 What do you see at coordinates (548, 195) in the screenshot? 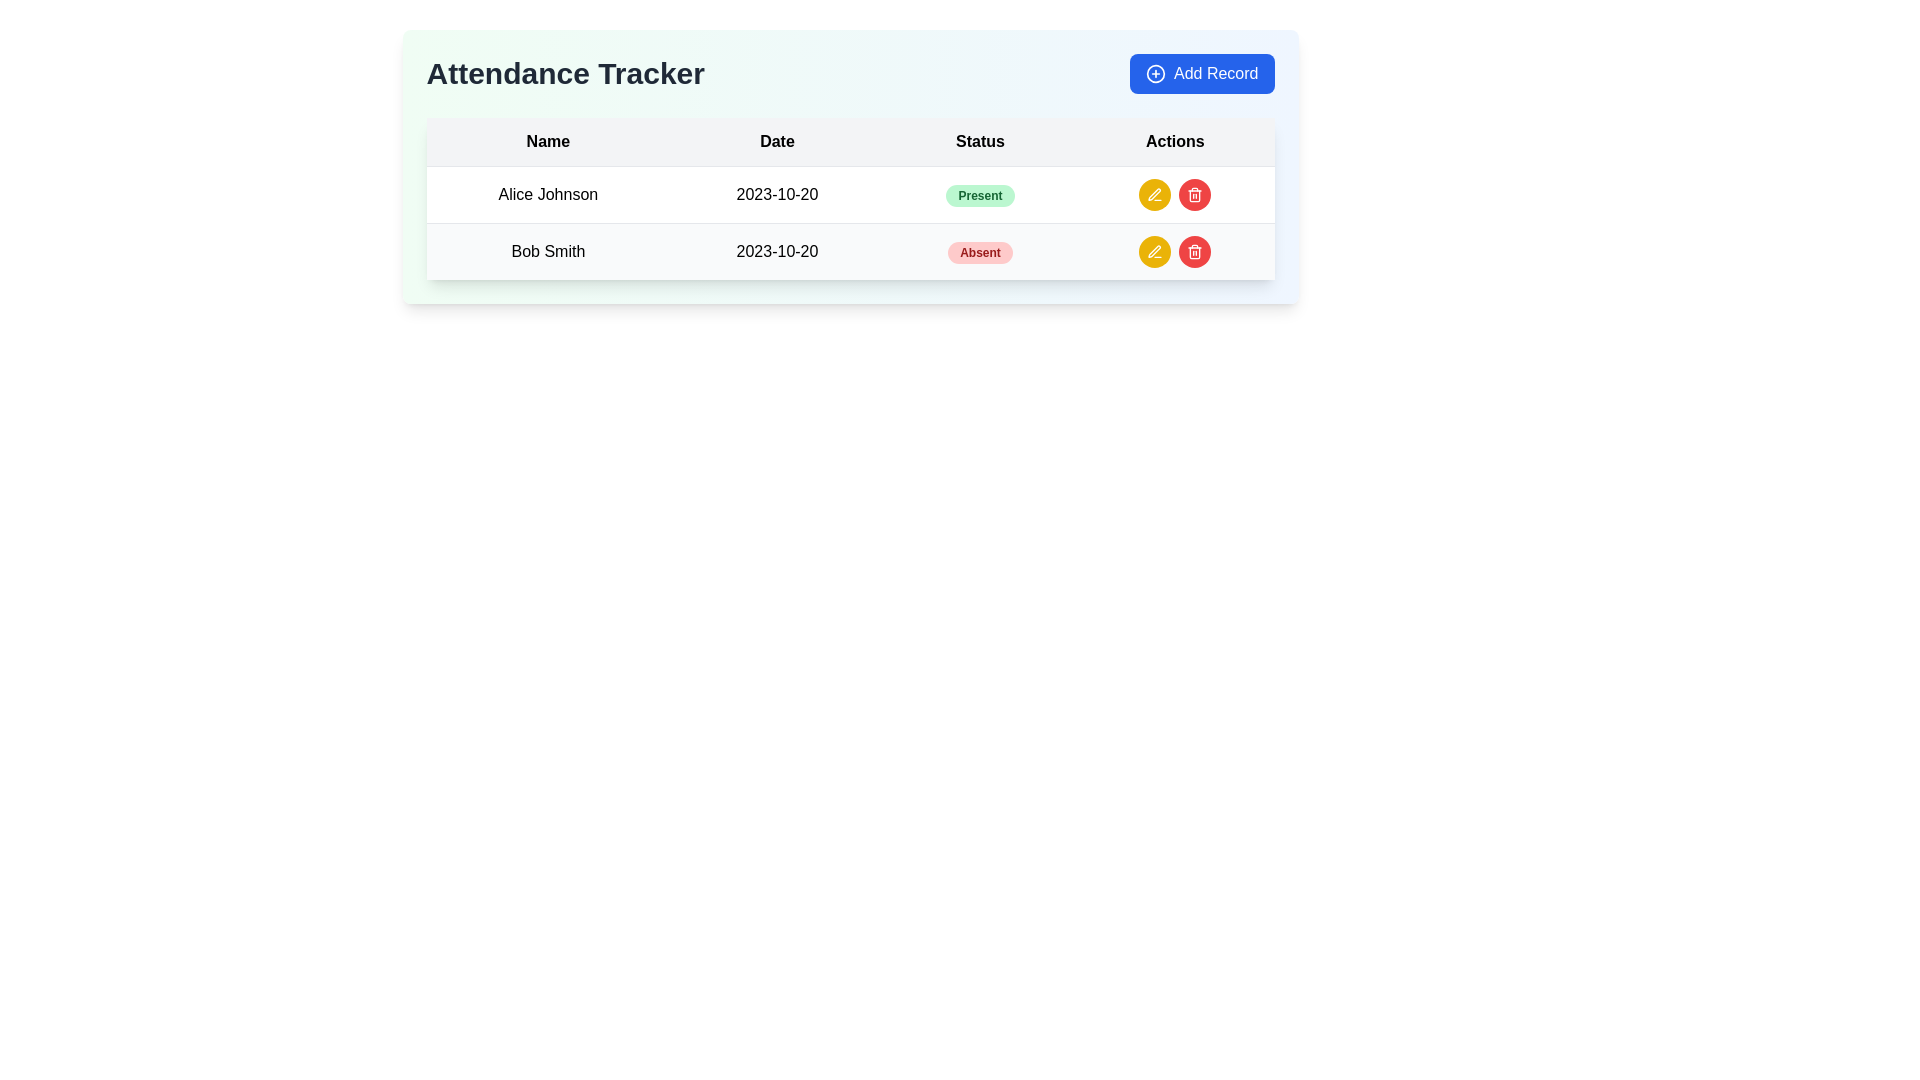
I see `the text label displaying 'Alice Johnson' in the attendance tracker interface, located in the second row under the 'Name' column` at bounding box center [548, 195].